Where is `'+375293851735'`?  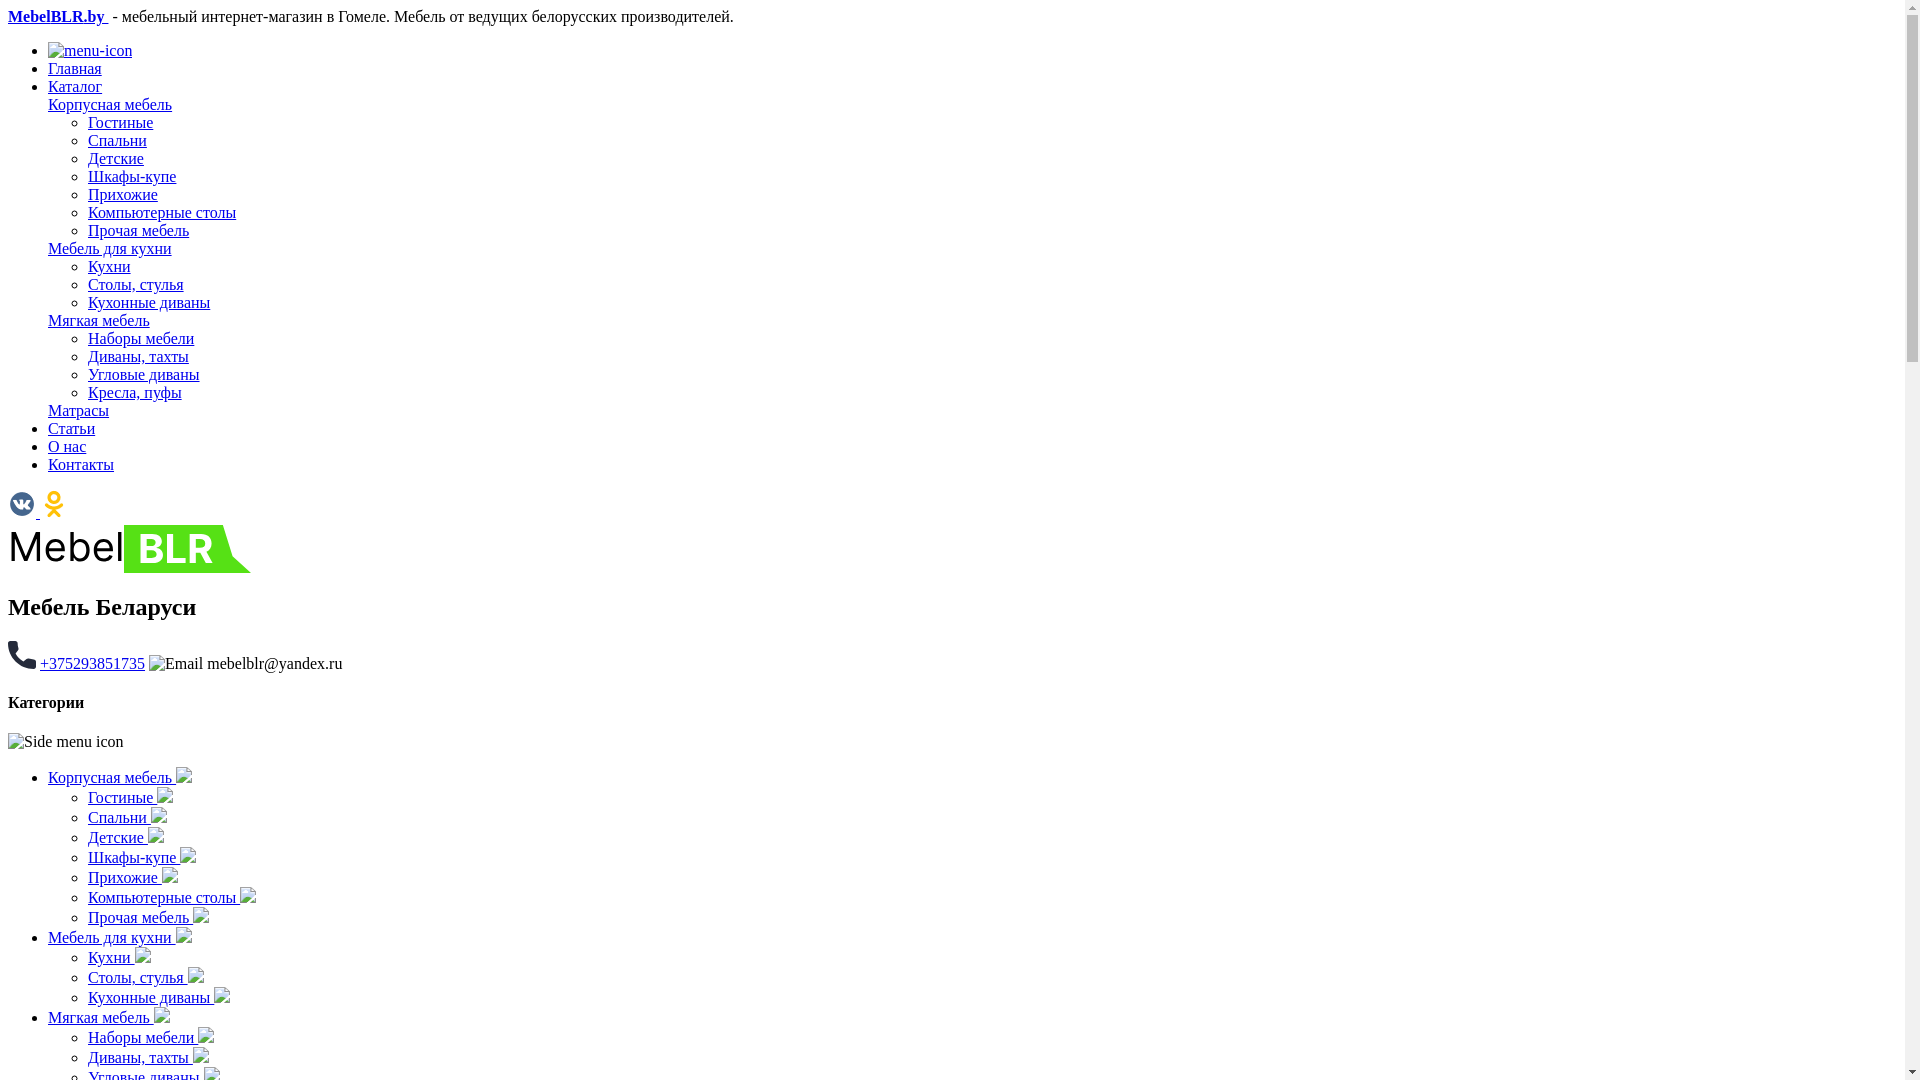
'+375293851735' is located at coordinates (91, 663).